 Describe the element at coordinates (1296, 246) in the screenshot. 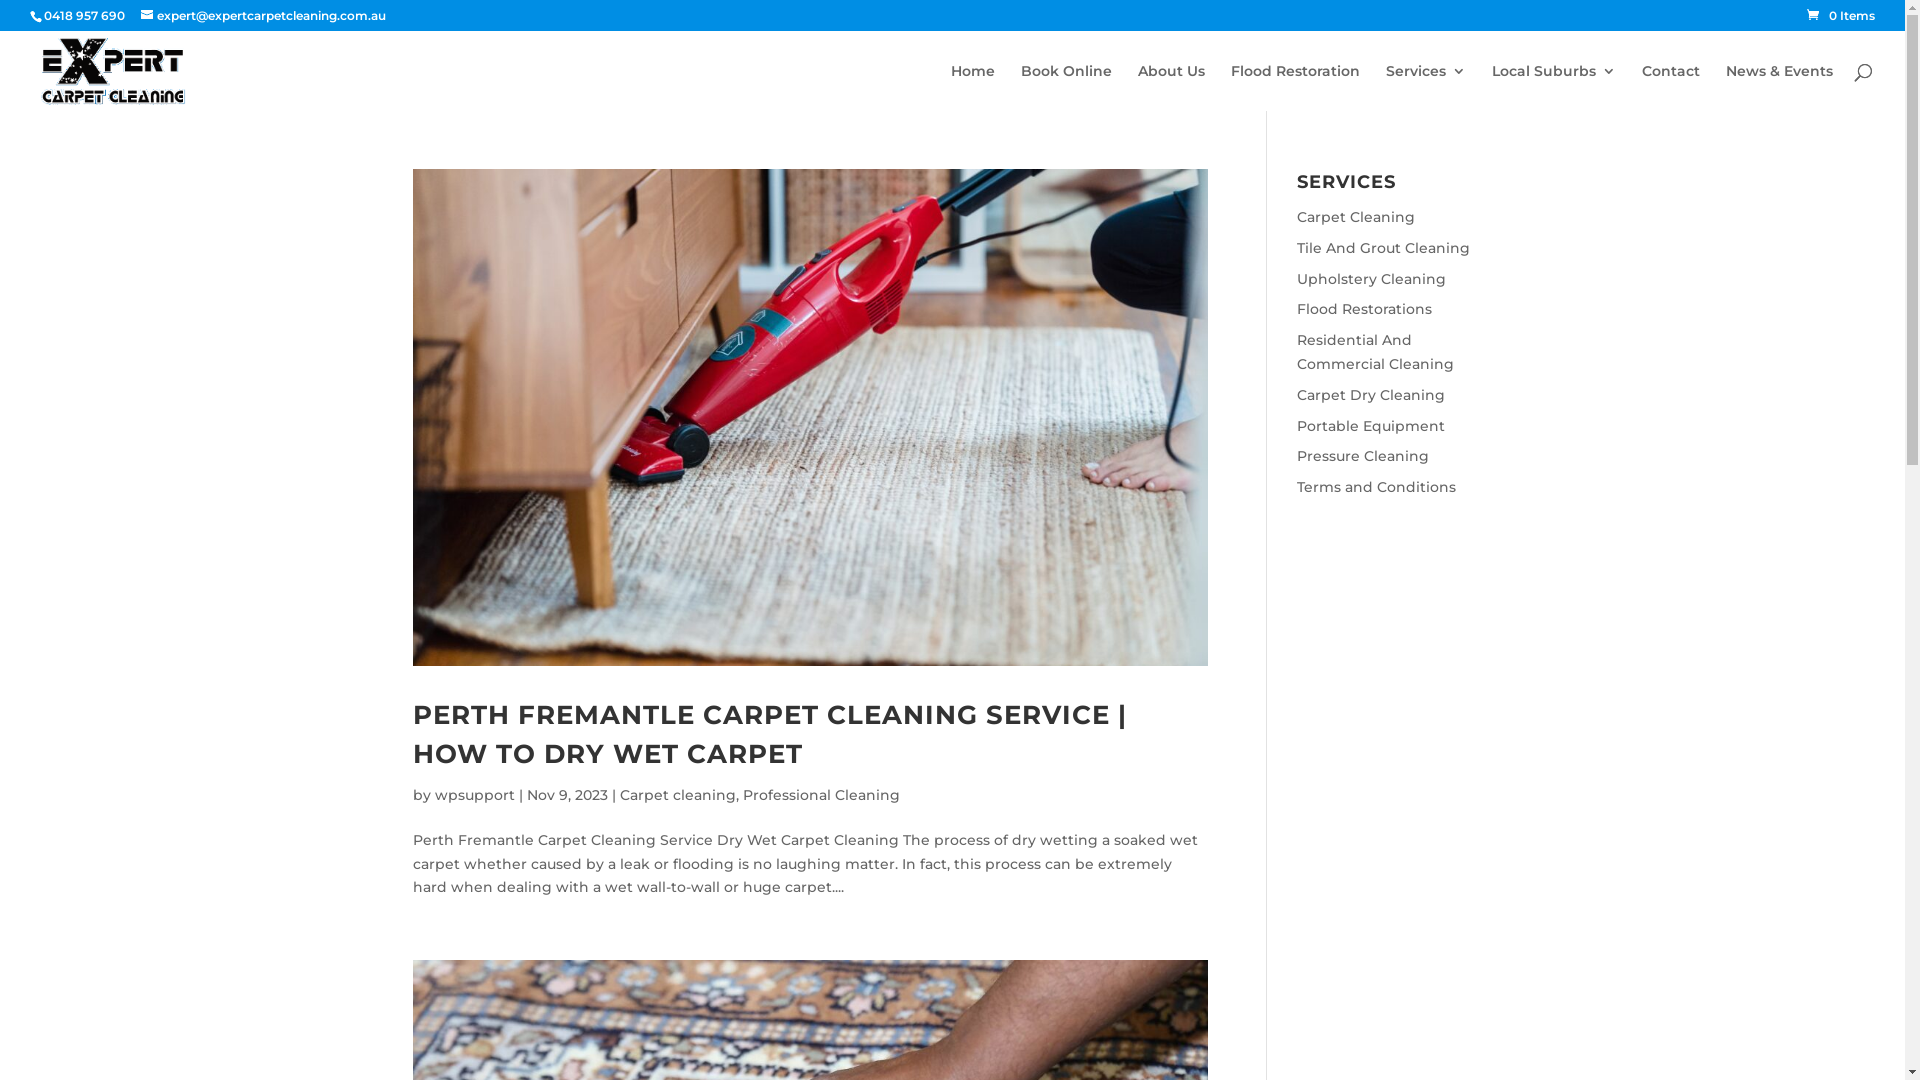

I see `'Tile And Grout Cleaning'` at that location.